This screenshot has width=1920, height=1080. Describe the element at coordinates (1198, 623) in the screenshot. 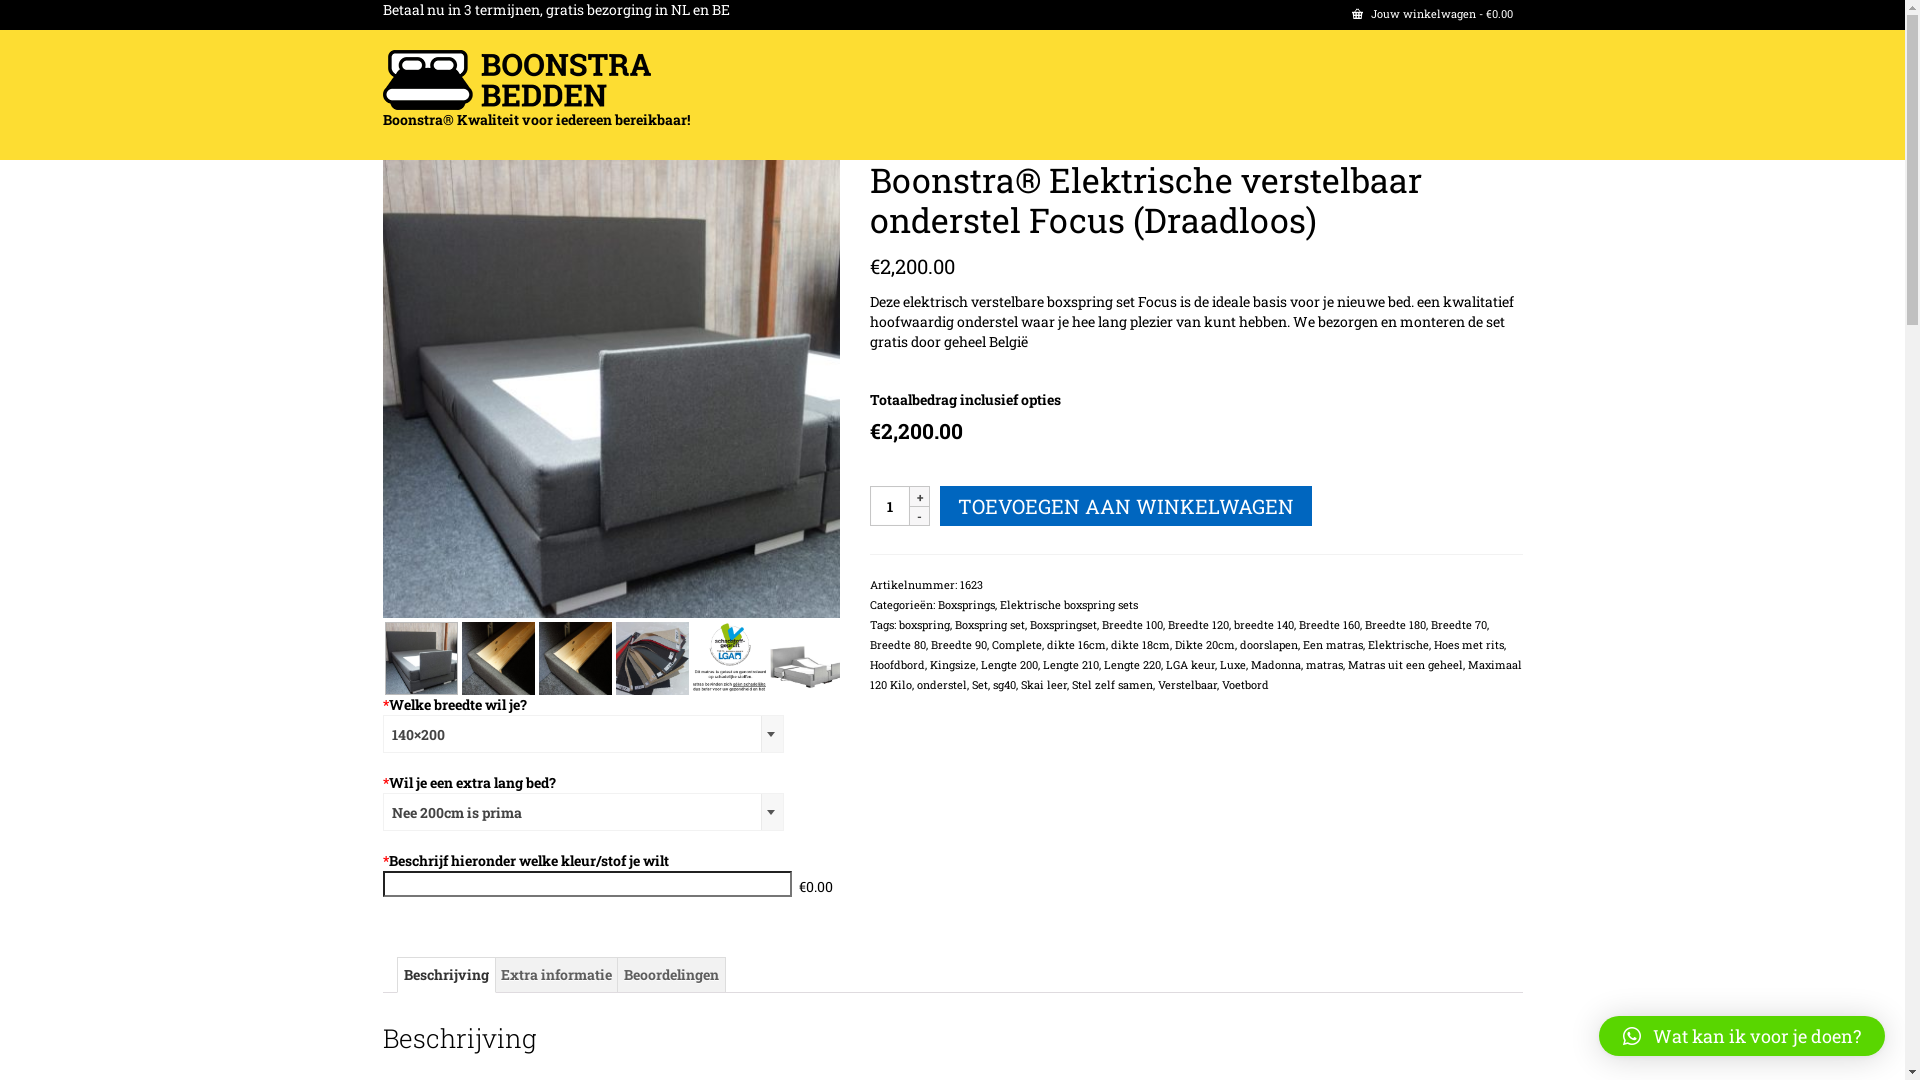

I see `'Breedte 120'` at that location.